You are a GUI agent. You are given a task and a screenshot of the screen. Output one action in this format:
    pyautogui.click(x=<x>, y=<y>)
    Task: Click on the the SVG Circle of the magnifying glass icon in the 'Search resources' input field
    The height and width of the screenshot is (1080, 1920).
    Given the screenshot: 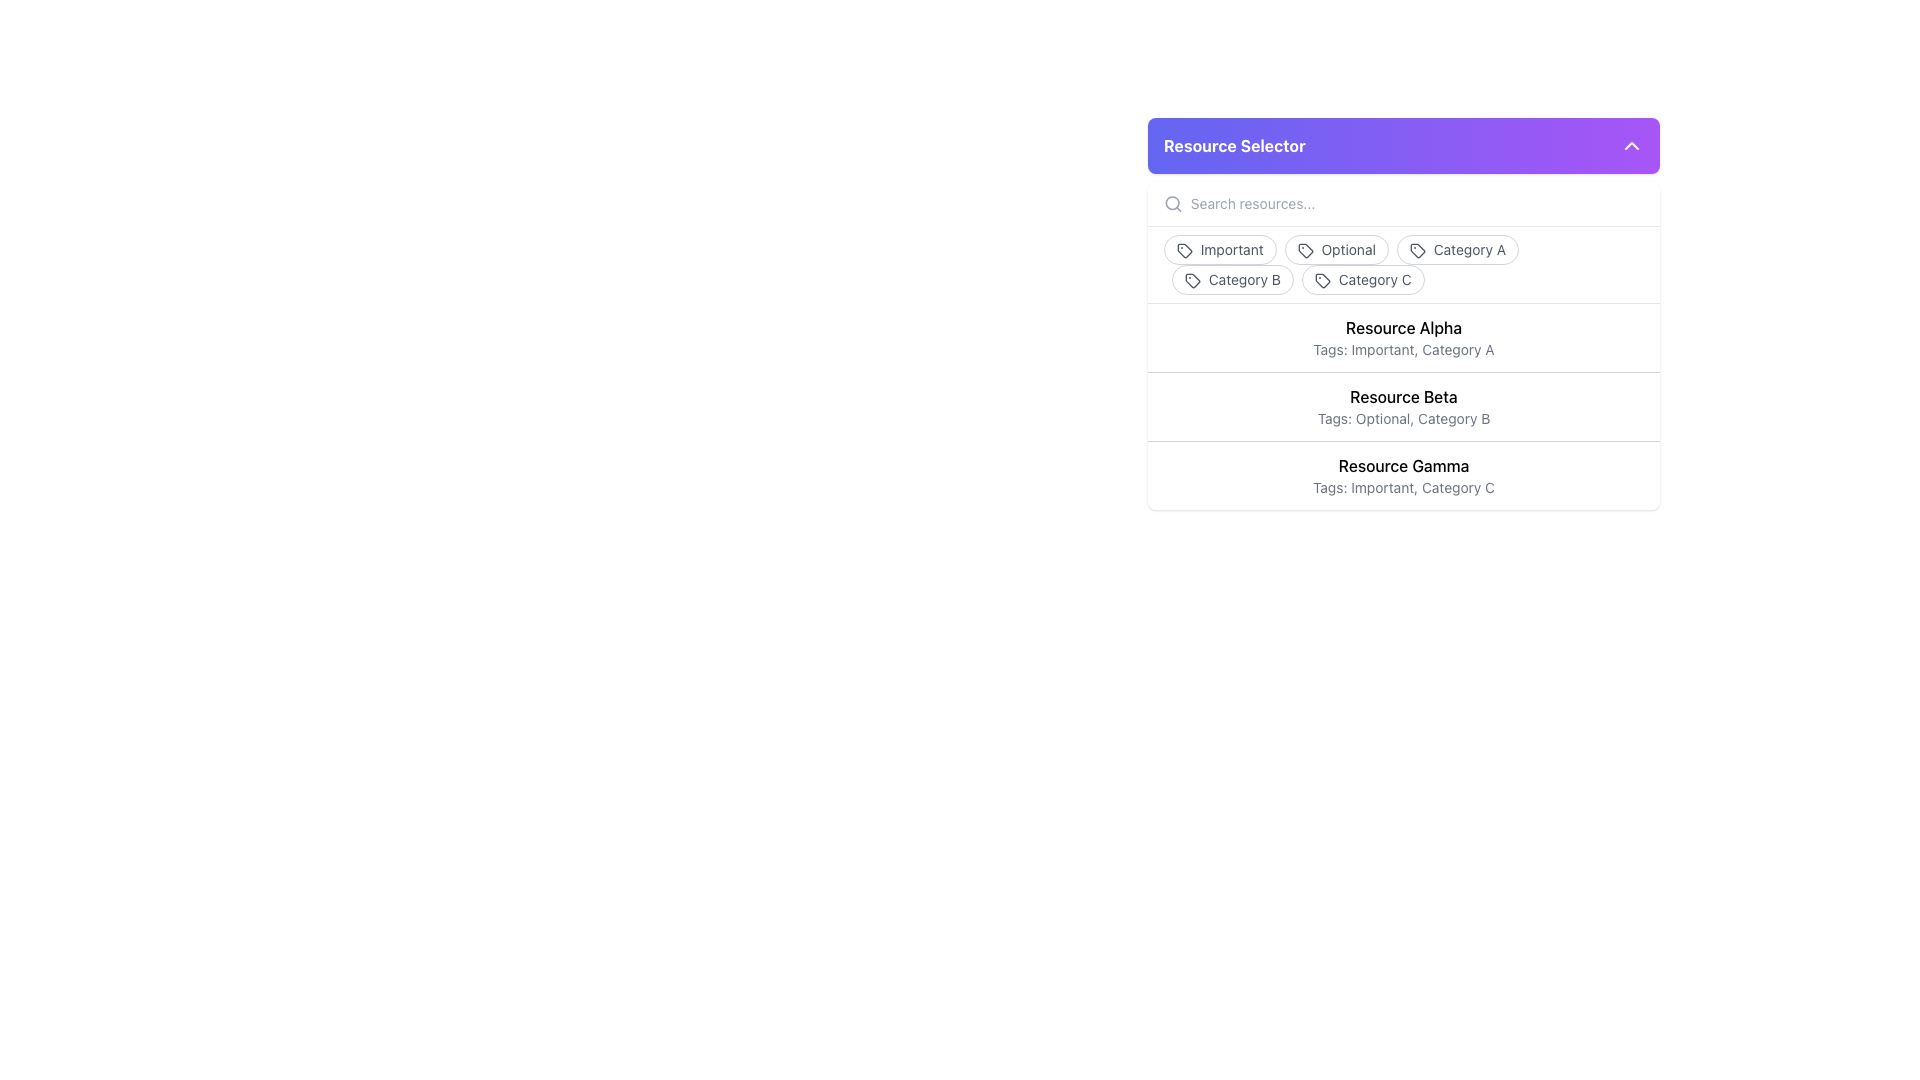 What is the action you would take?
    pyautogui.click(x=1172, y=203)
    